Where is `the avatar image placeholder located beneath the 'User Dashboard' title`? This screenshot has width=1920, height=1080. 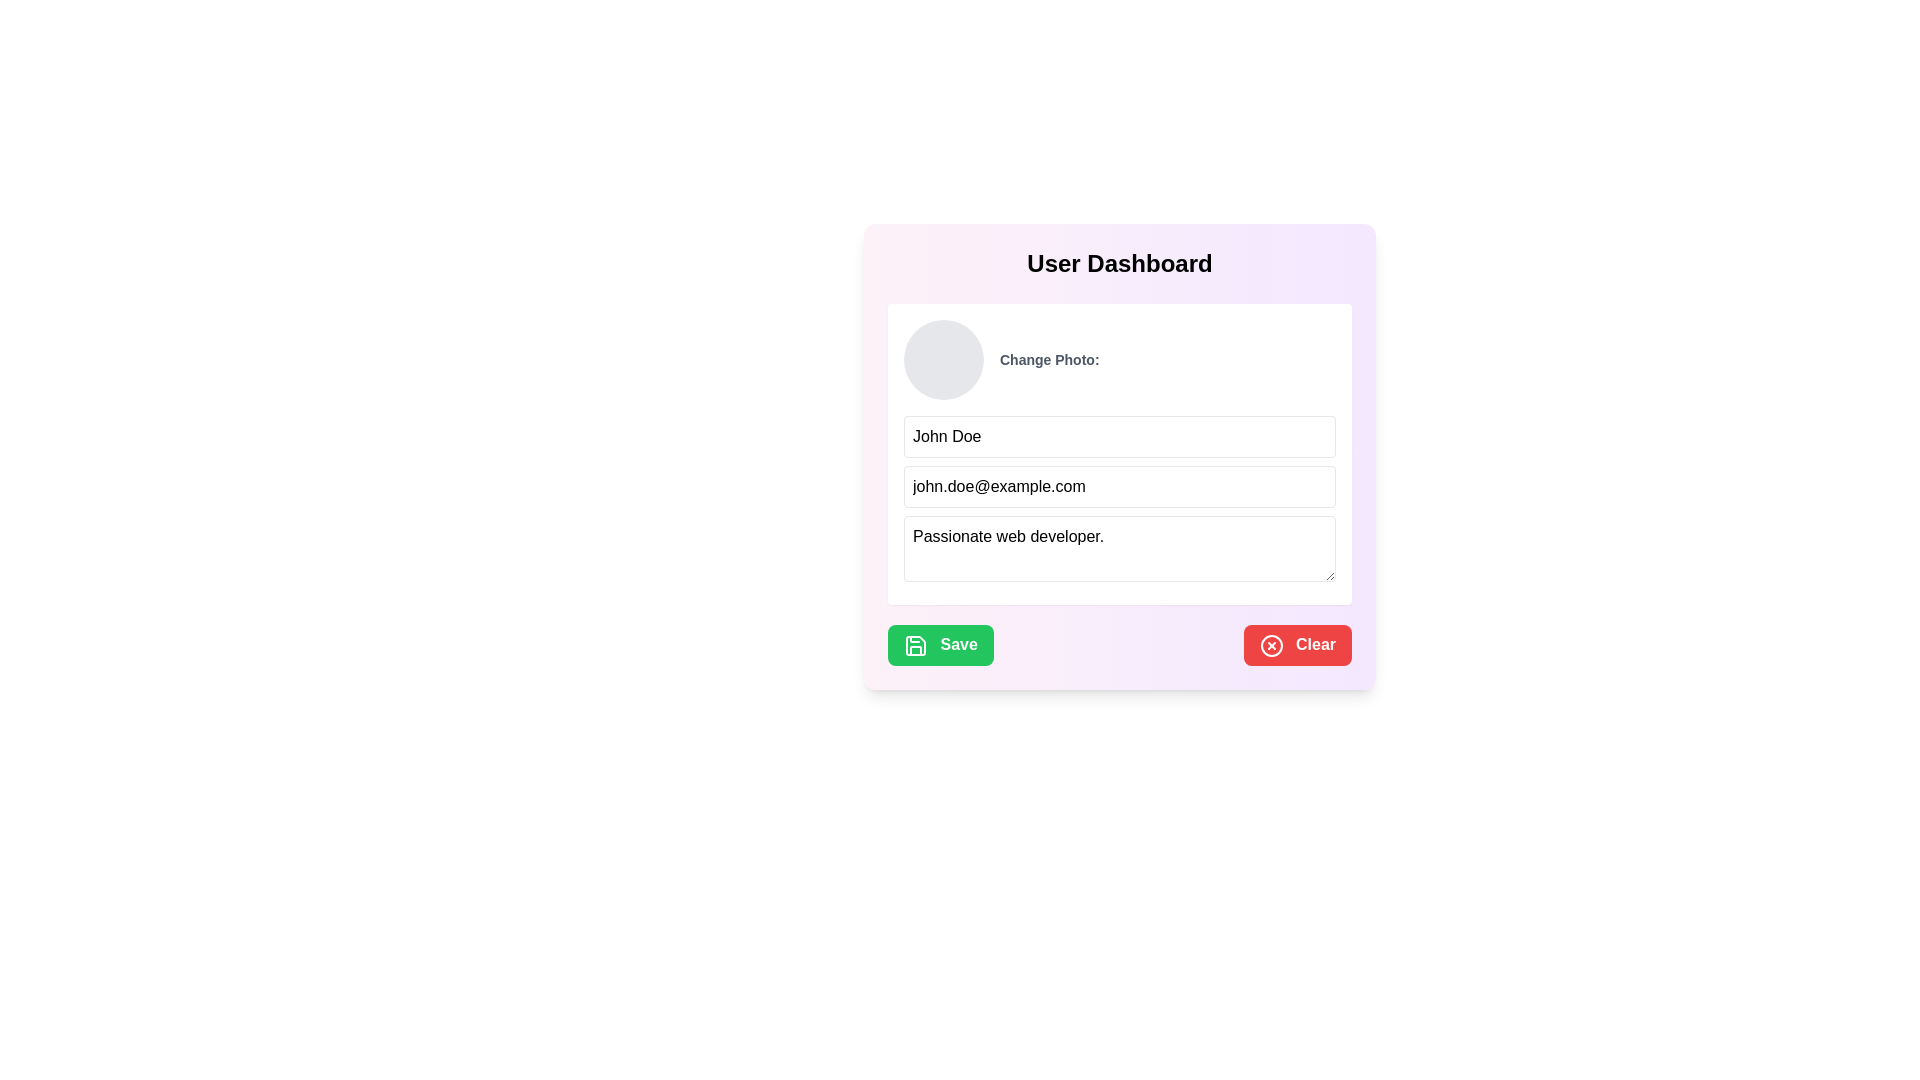 the avatar image placeholder located beneath the 'User Dashboard' title is located at coordinates (1118, 358).